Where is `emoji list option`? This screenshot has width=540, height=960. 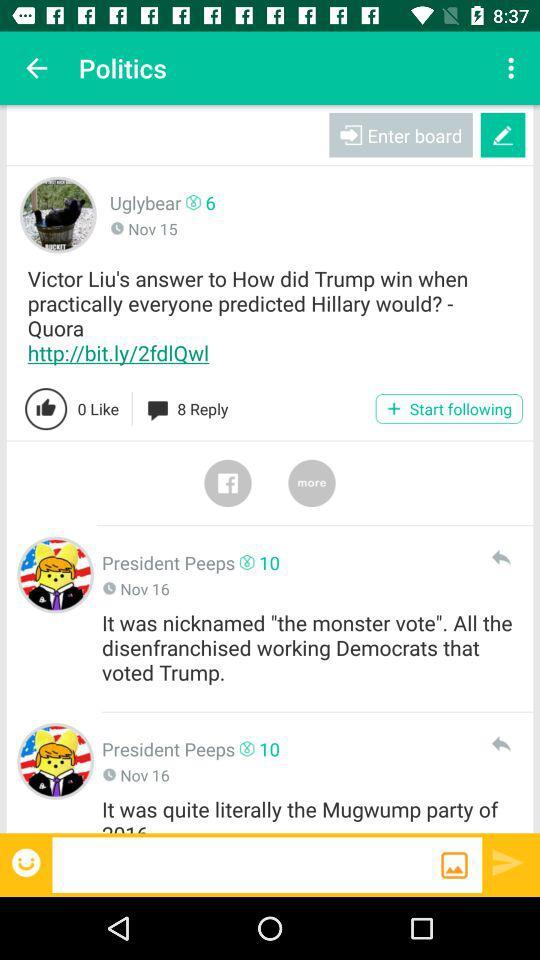 emoji list option is located at coordinates (27, 861).